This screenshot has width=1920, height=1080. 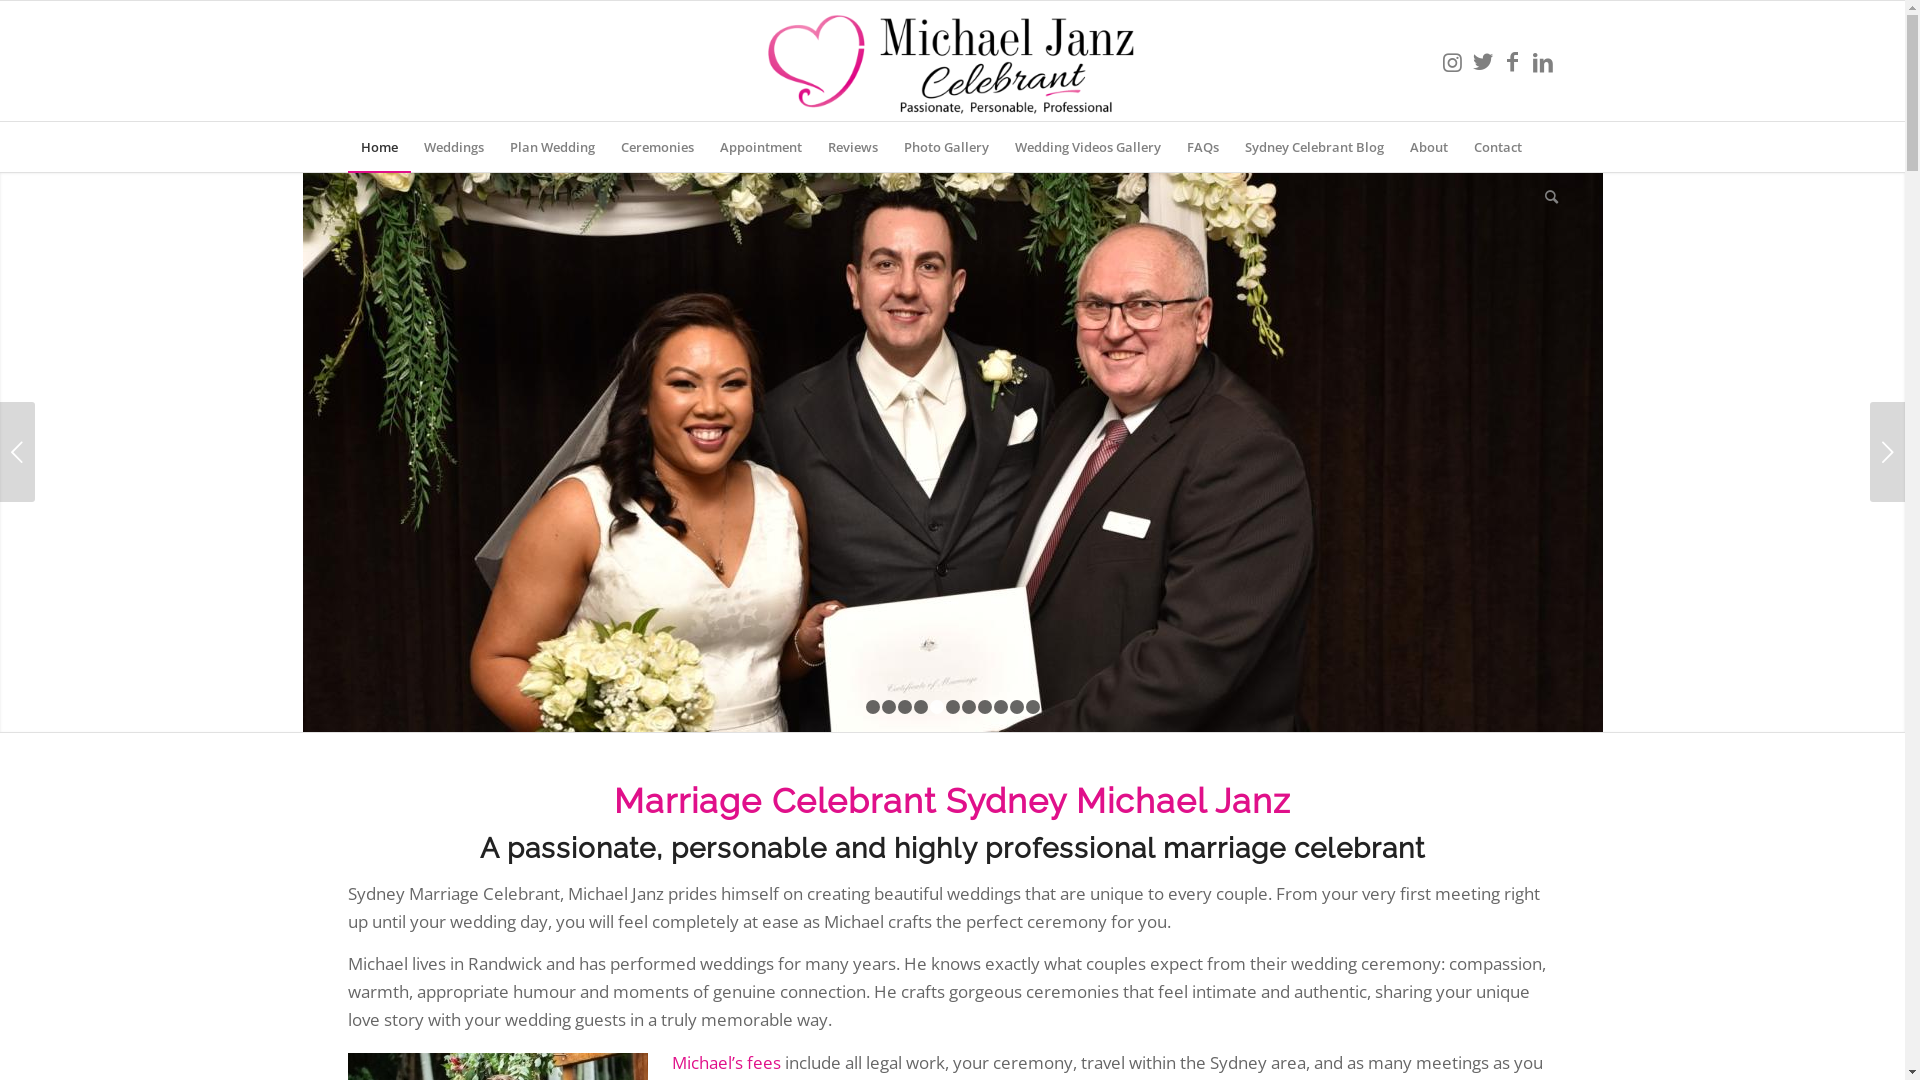 What do you see at coordinates (1886, 401) in the screenshot?
I see `'Next'` at bounding box center [1886, 401].